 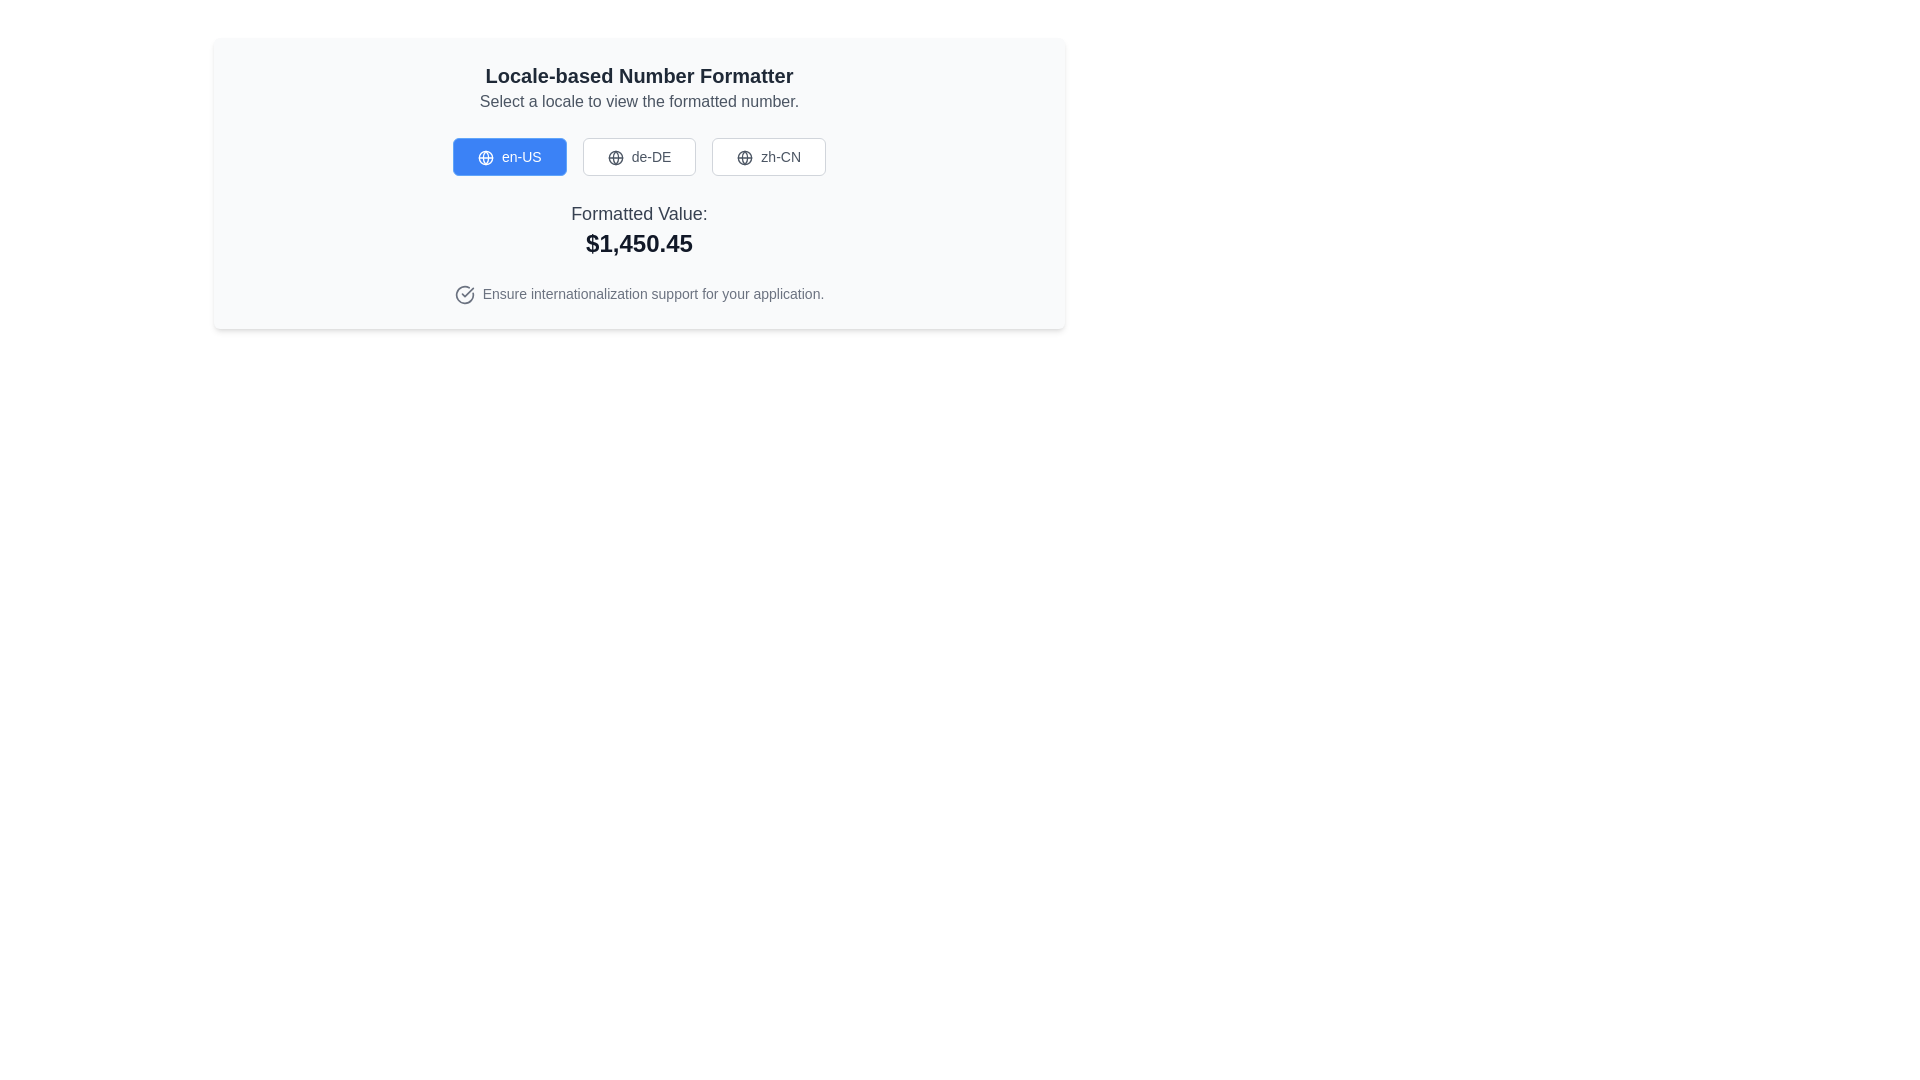 I want to click on the Button Group element labeled 'en-US', 'de-DE', and 'zh-CN', so click(x=638, y=156).